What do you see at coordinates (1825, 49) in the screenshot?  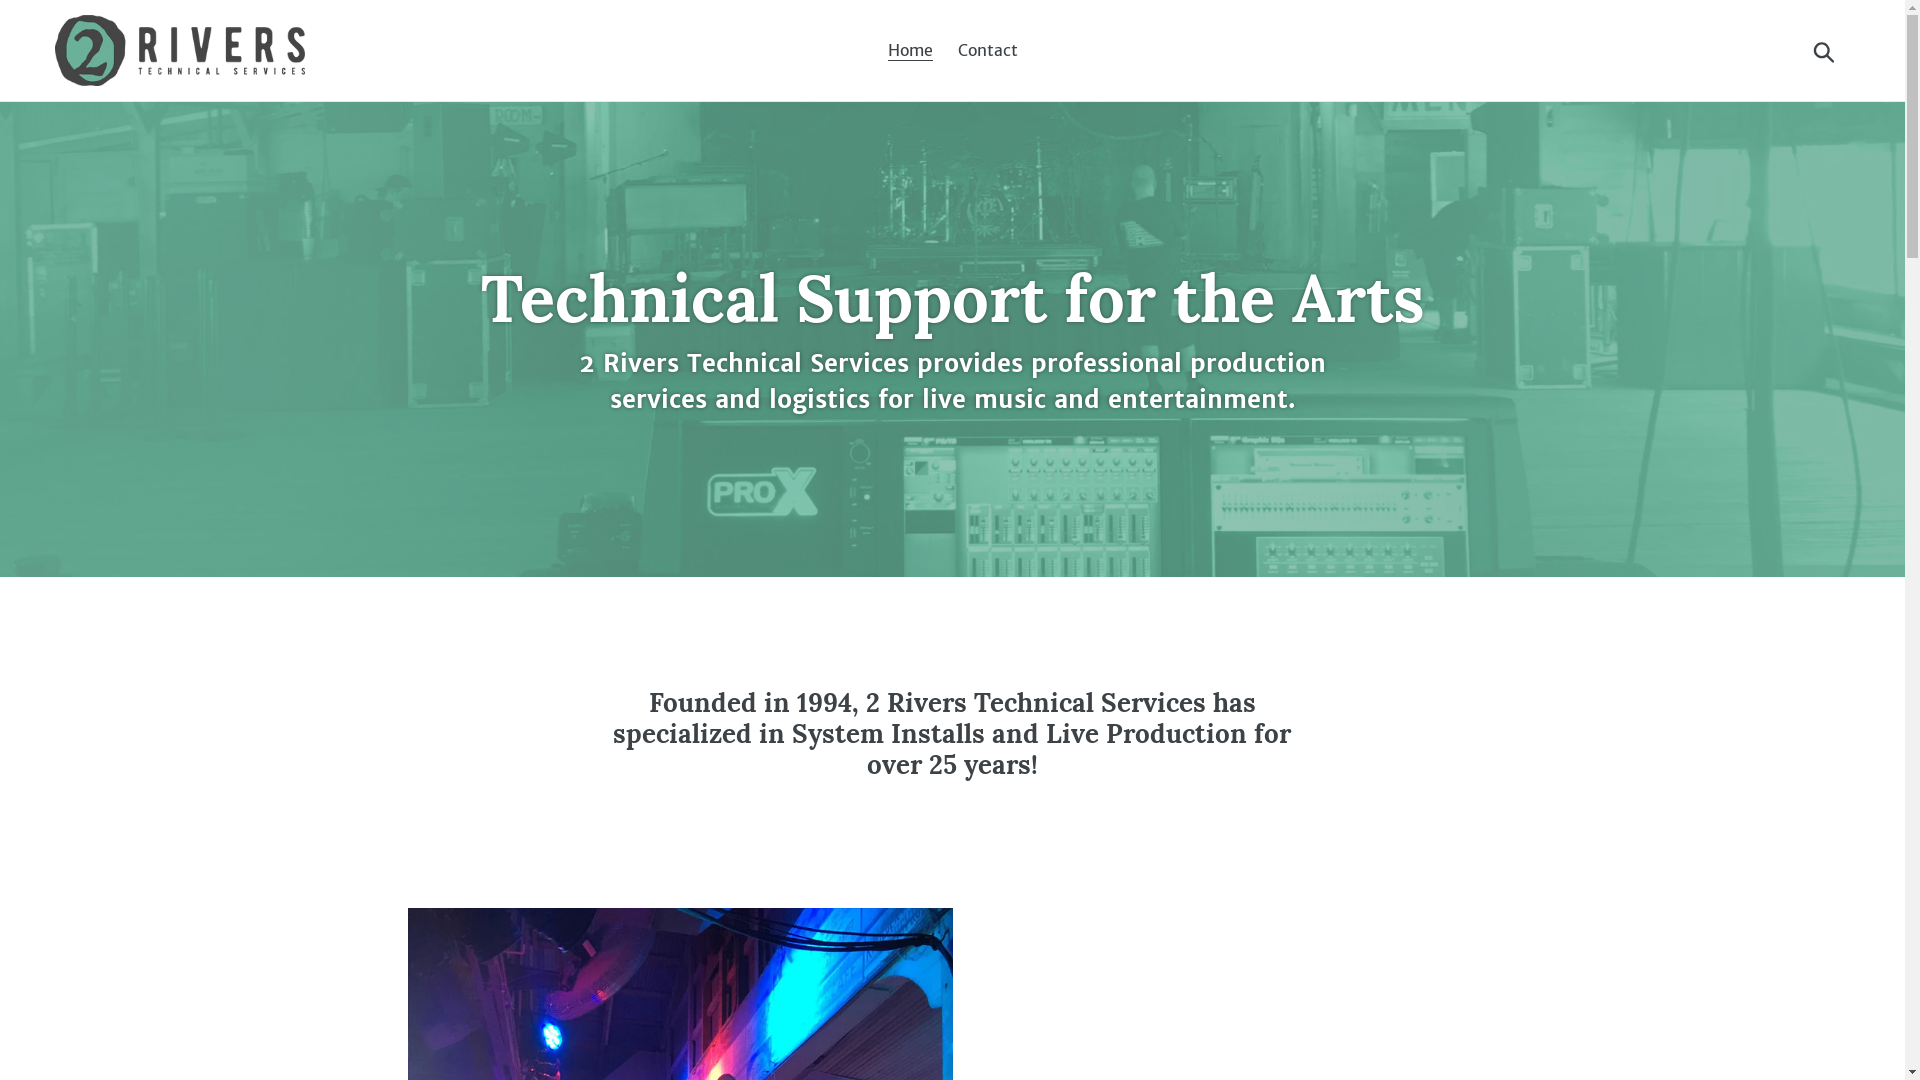 I see `'Submit'` at bounding box center [1825, 49].